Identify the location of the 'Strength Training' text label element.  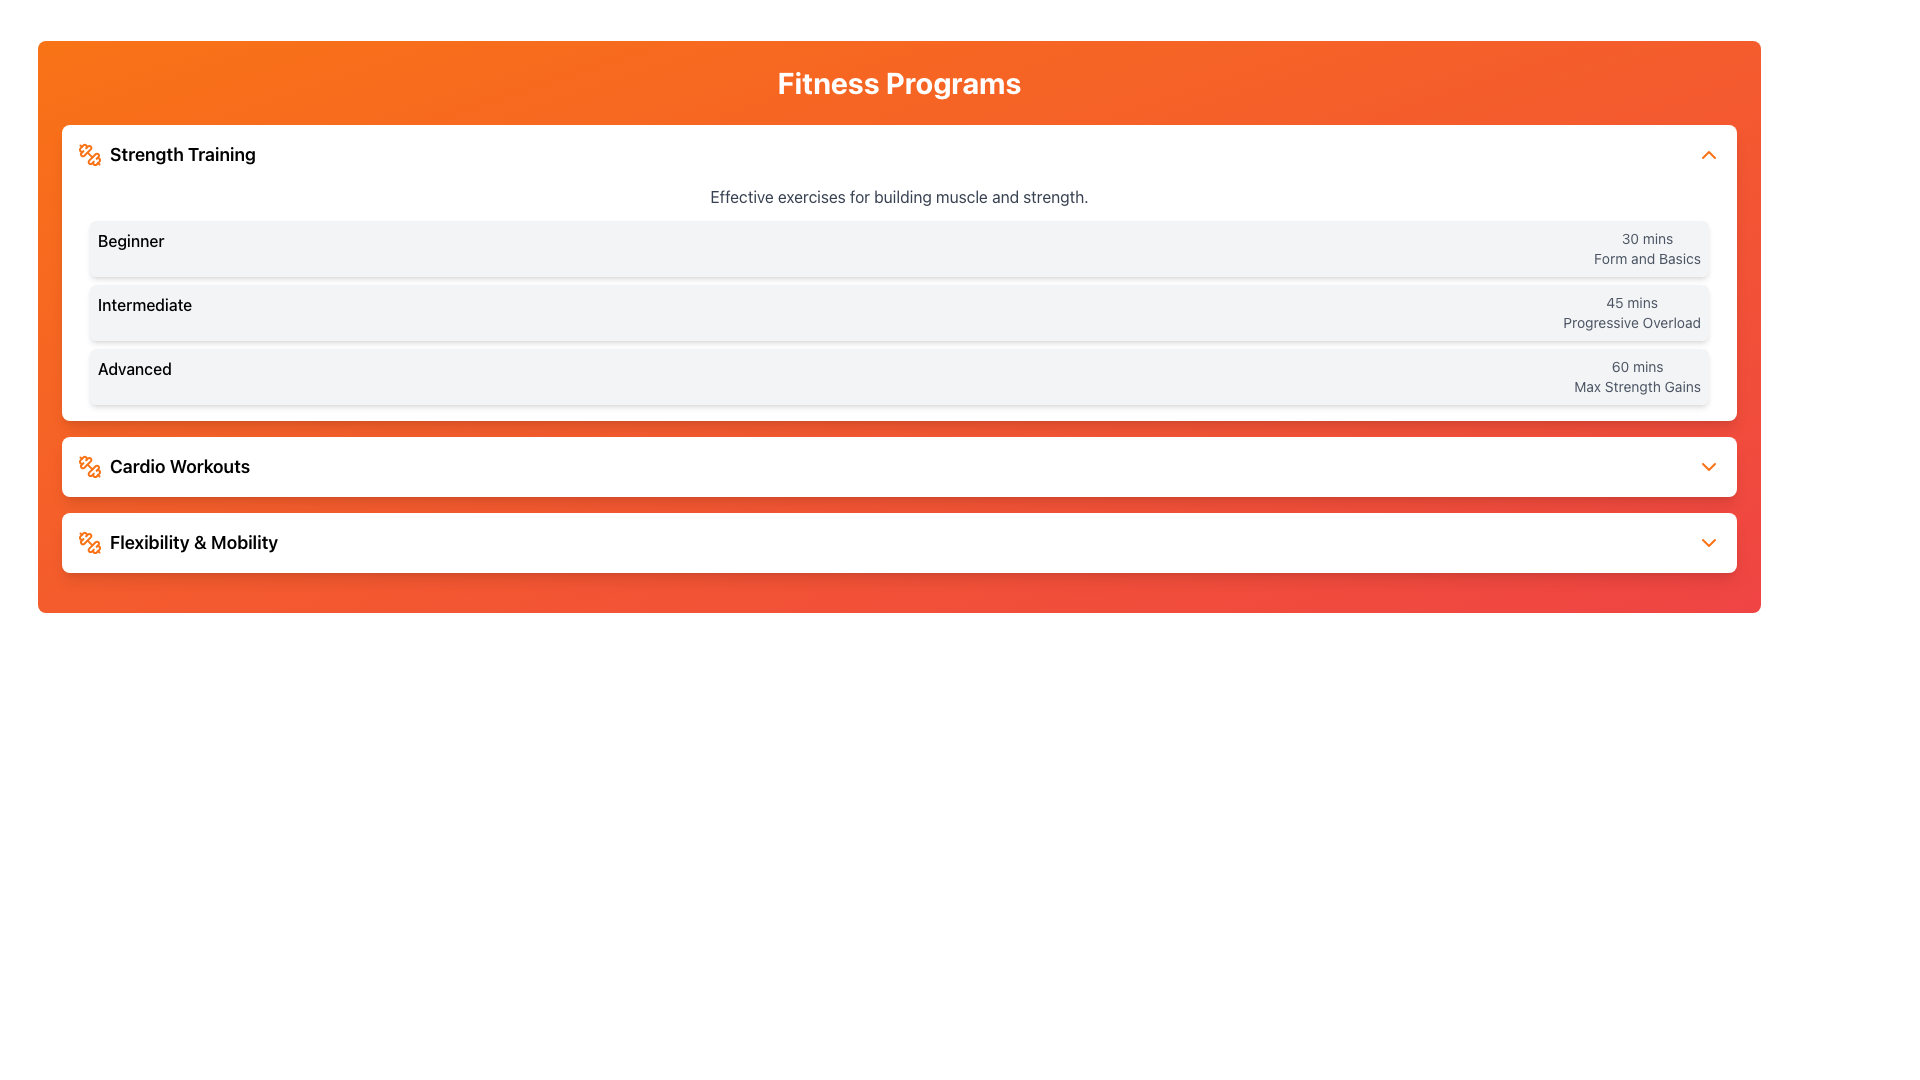
(182, 153).